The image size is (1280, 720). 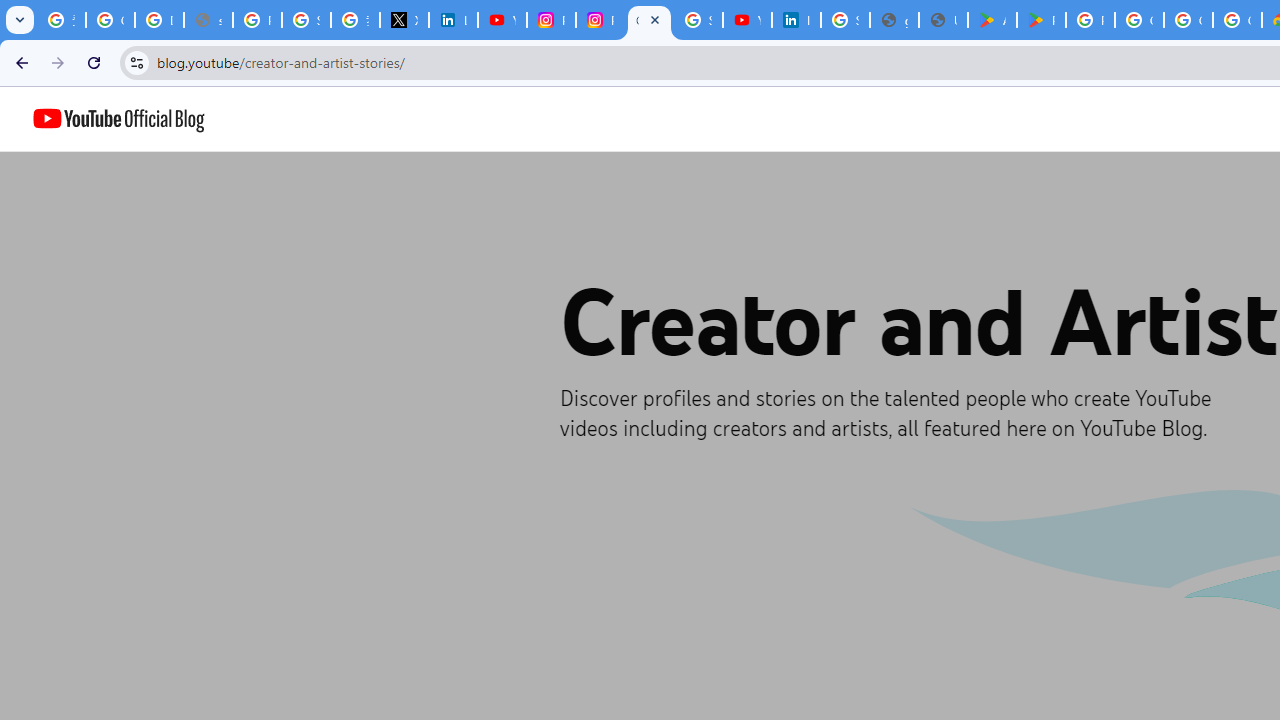 I want to click on 'support.google.com - Network error', so click(x=208, y=20).